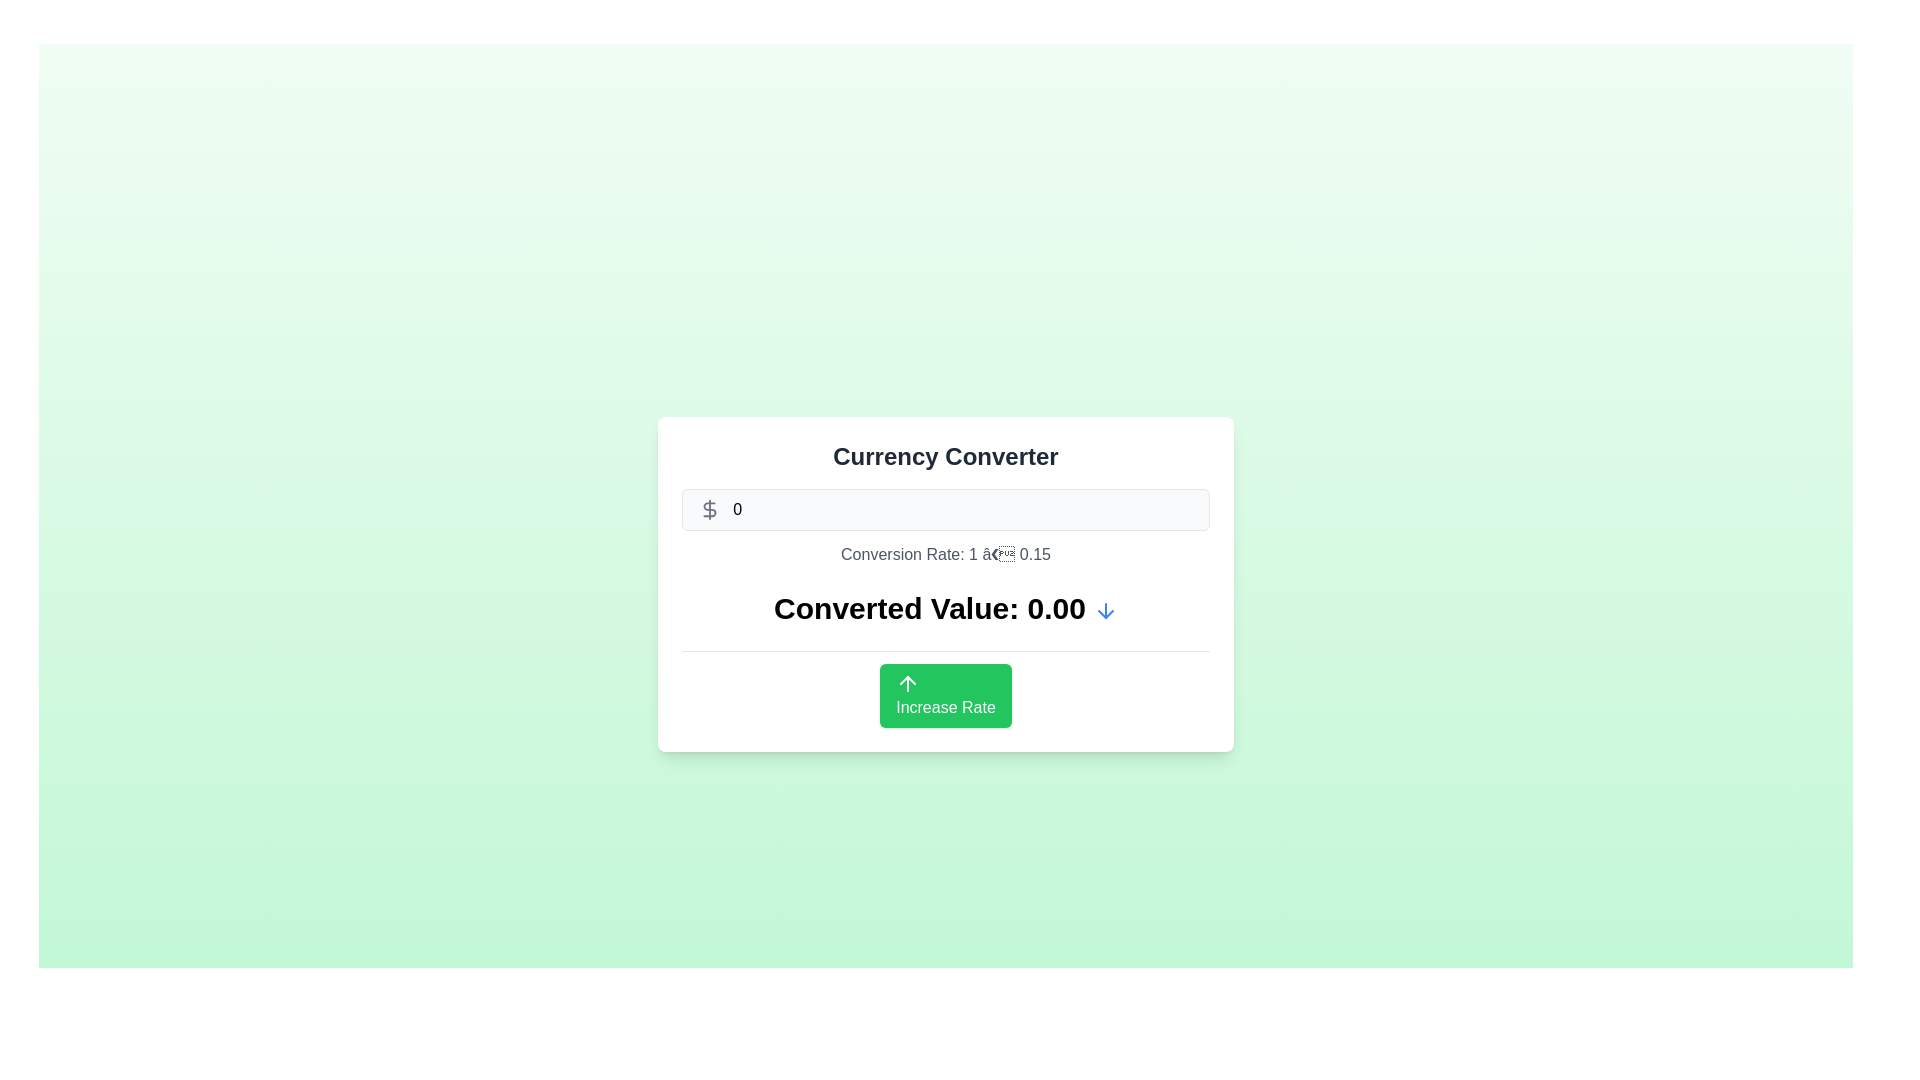  I want to click on the arrow icon located in the top section of the green 'Increase Rate' button, which is centered horizontally and positioned above the label text inside the button, so click(906, 681).